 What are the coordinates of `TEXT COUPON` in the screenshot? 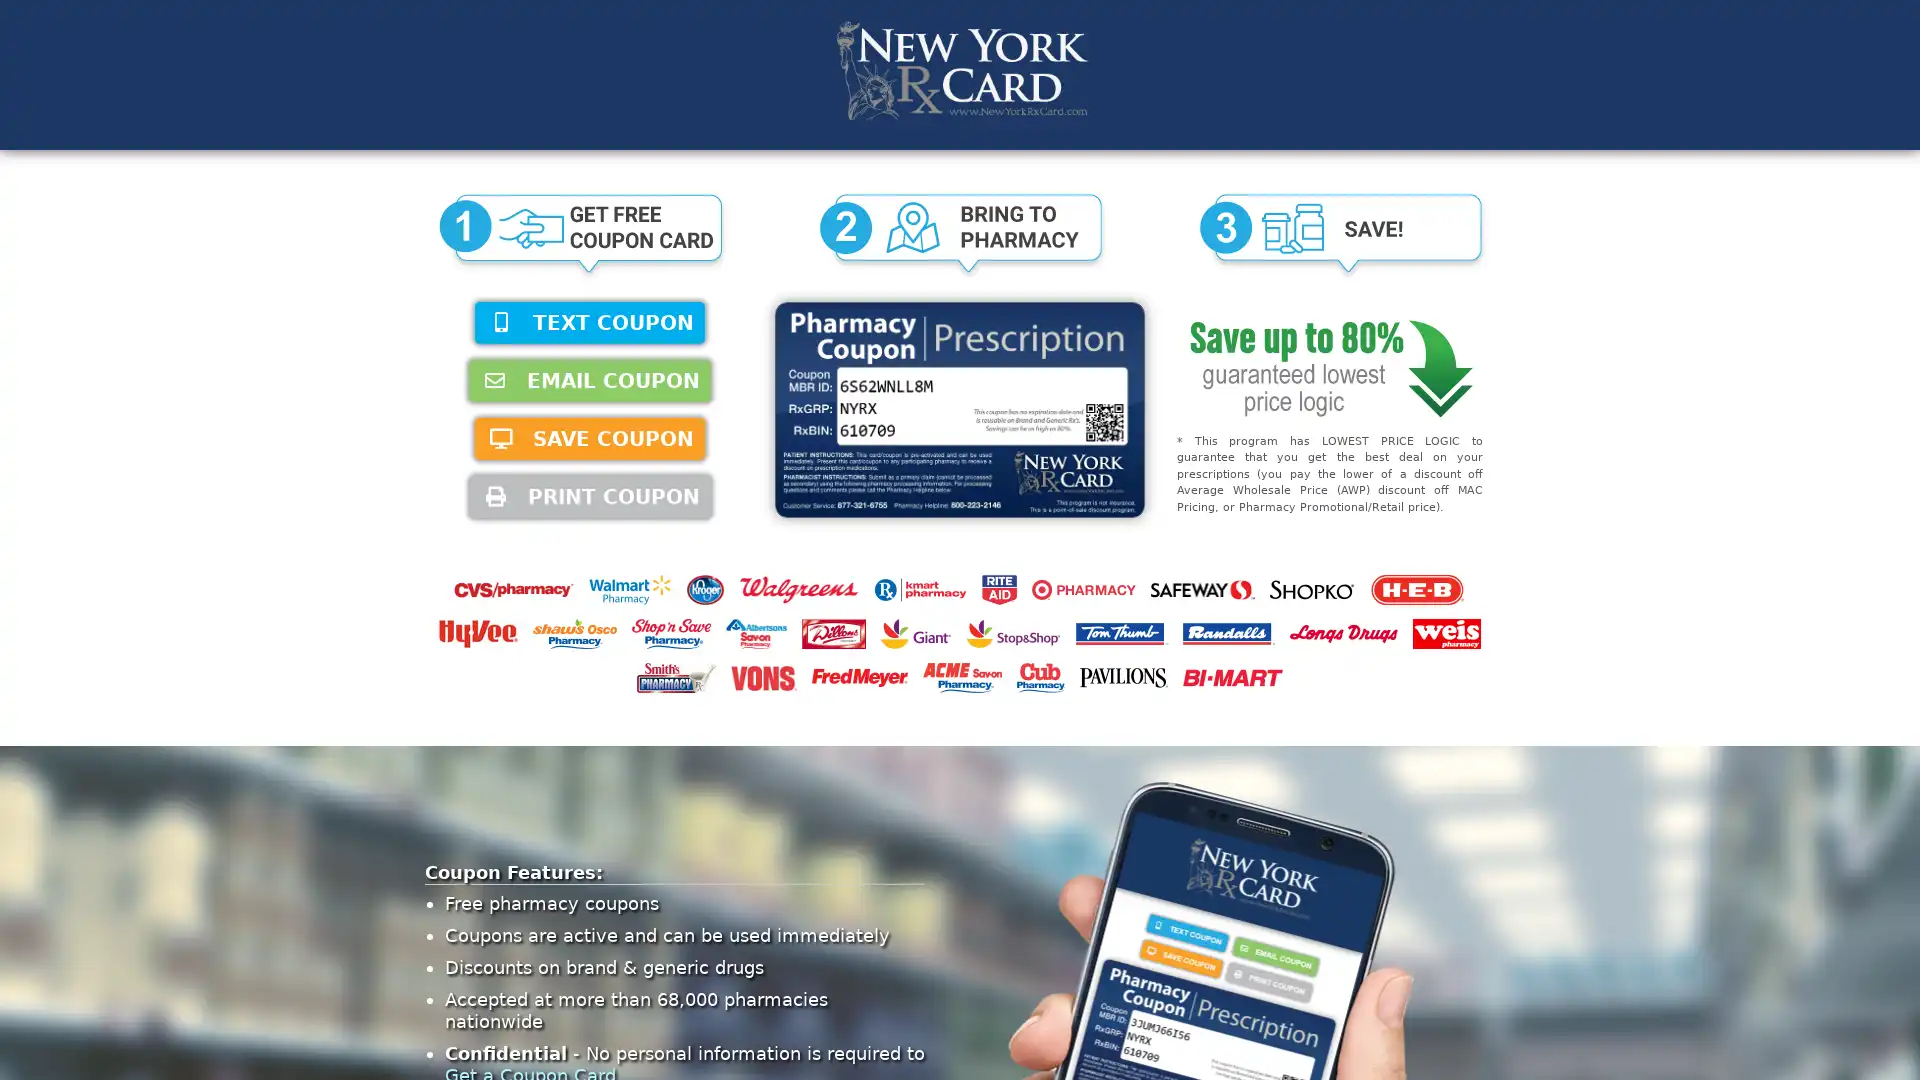 It's located at (589, 322).